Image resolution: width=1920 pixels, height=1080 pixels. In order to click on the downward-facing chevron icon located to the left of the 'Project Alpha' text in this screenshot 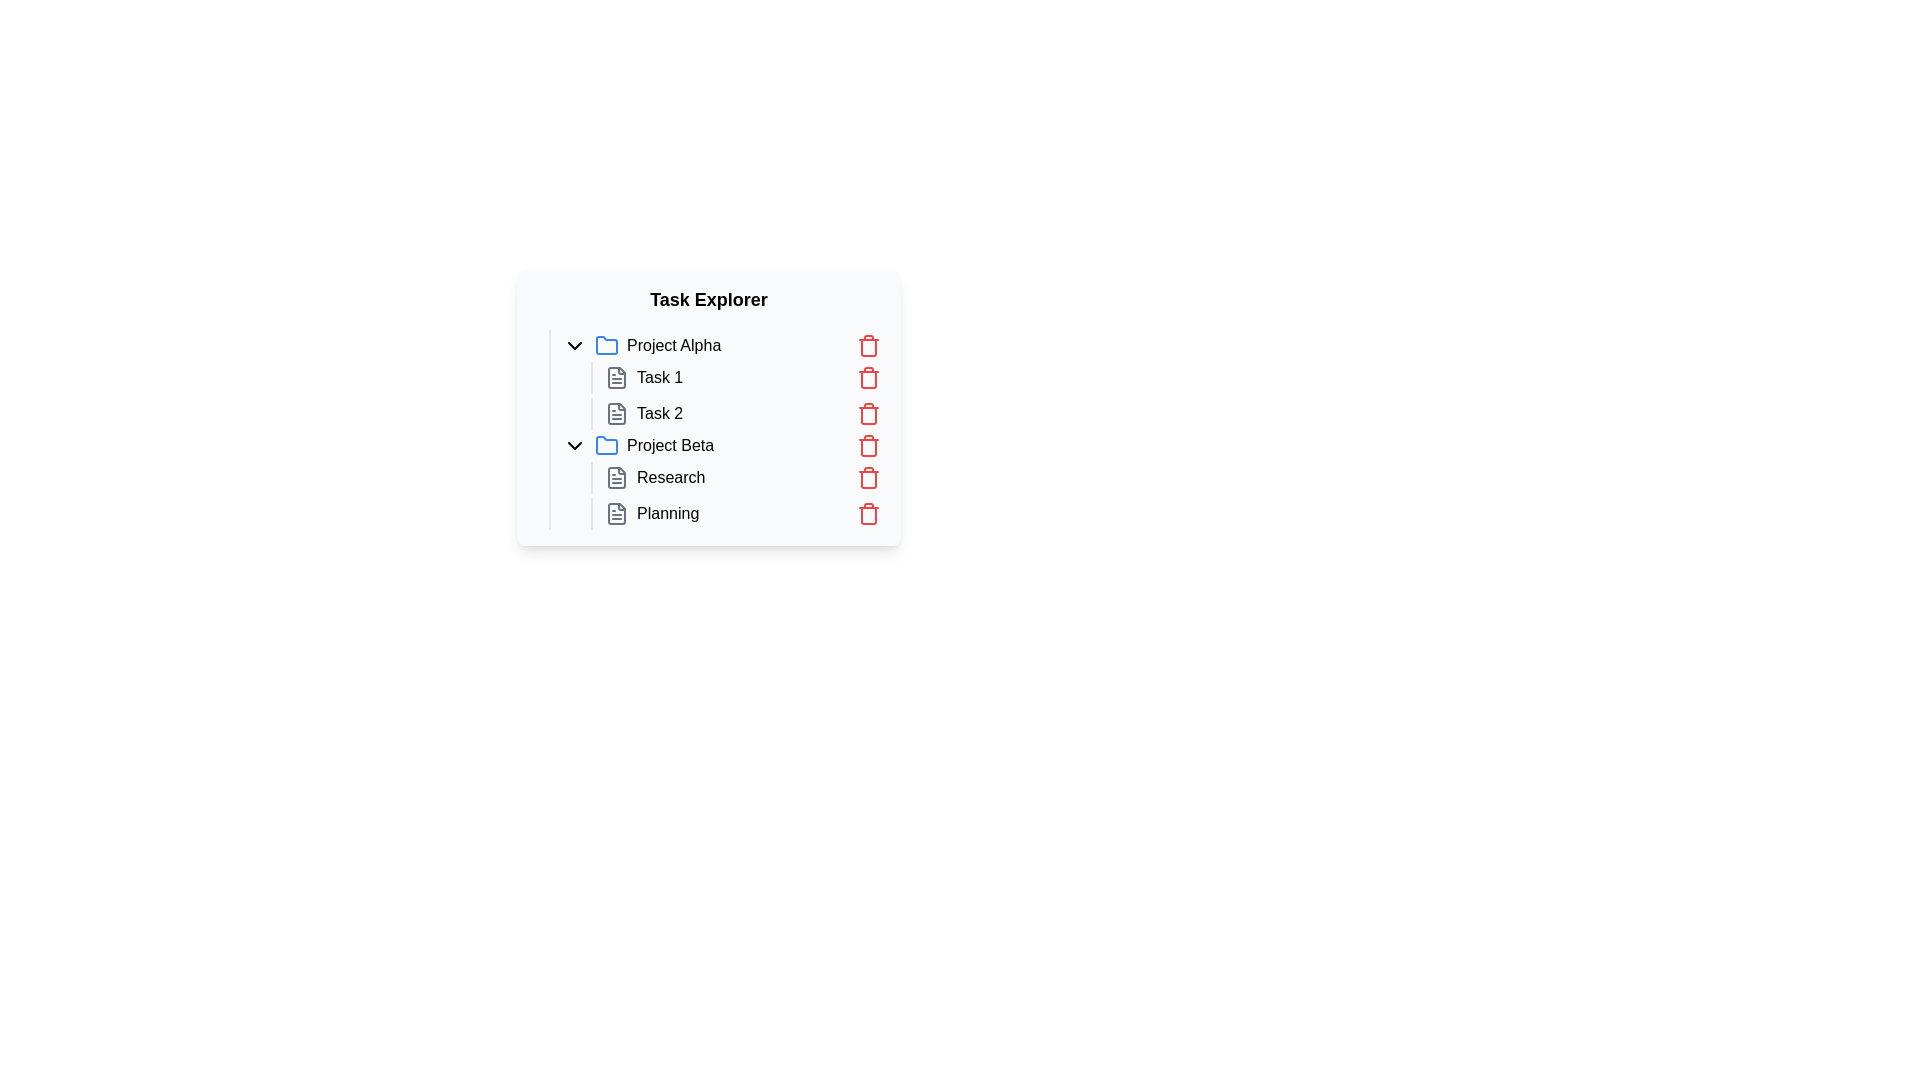, I will do `click(574, 345)`.